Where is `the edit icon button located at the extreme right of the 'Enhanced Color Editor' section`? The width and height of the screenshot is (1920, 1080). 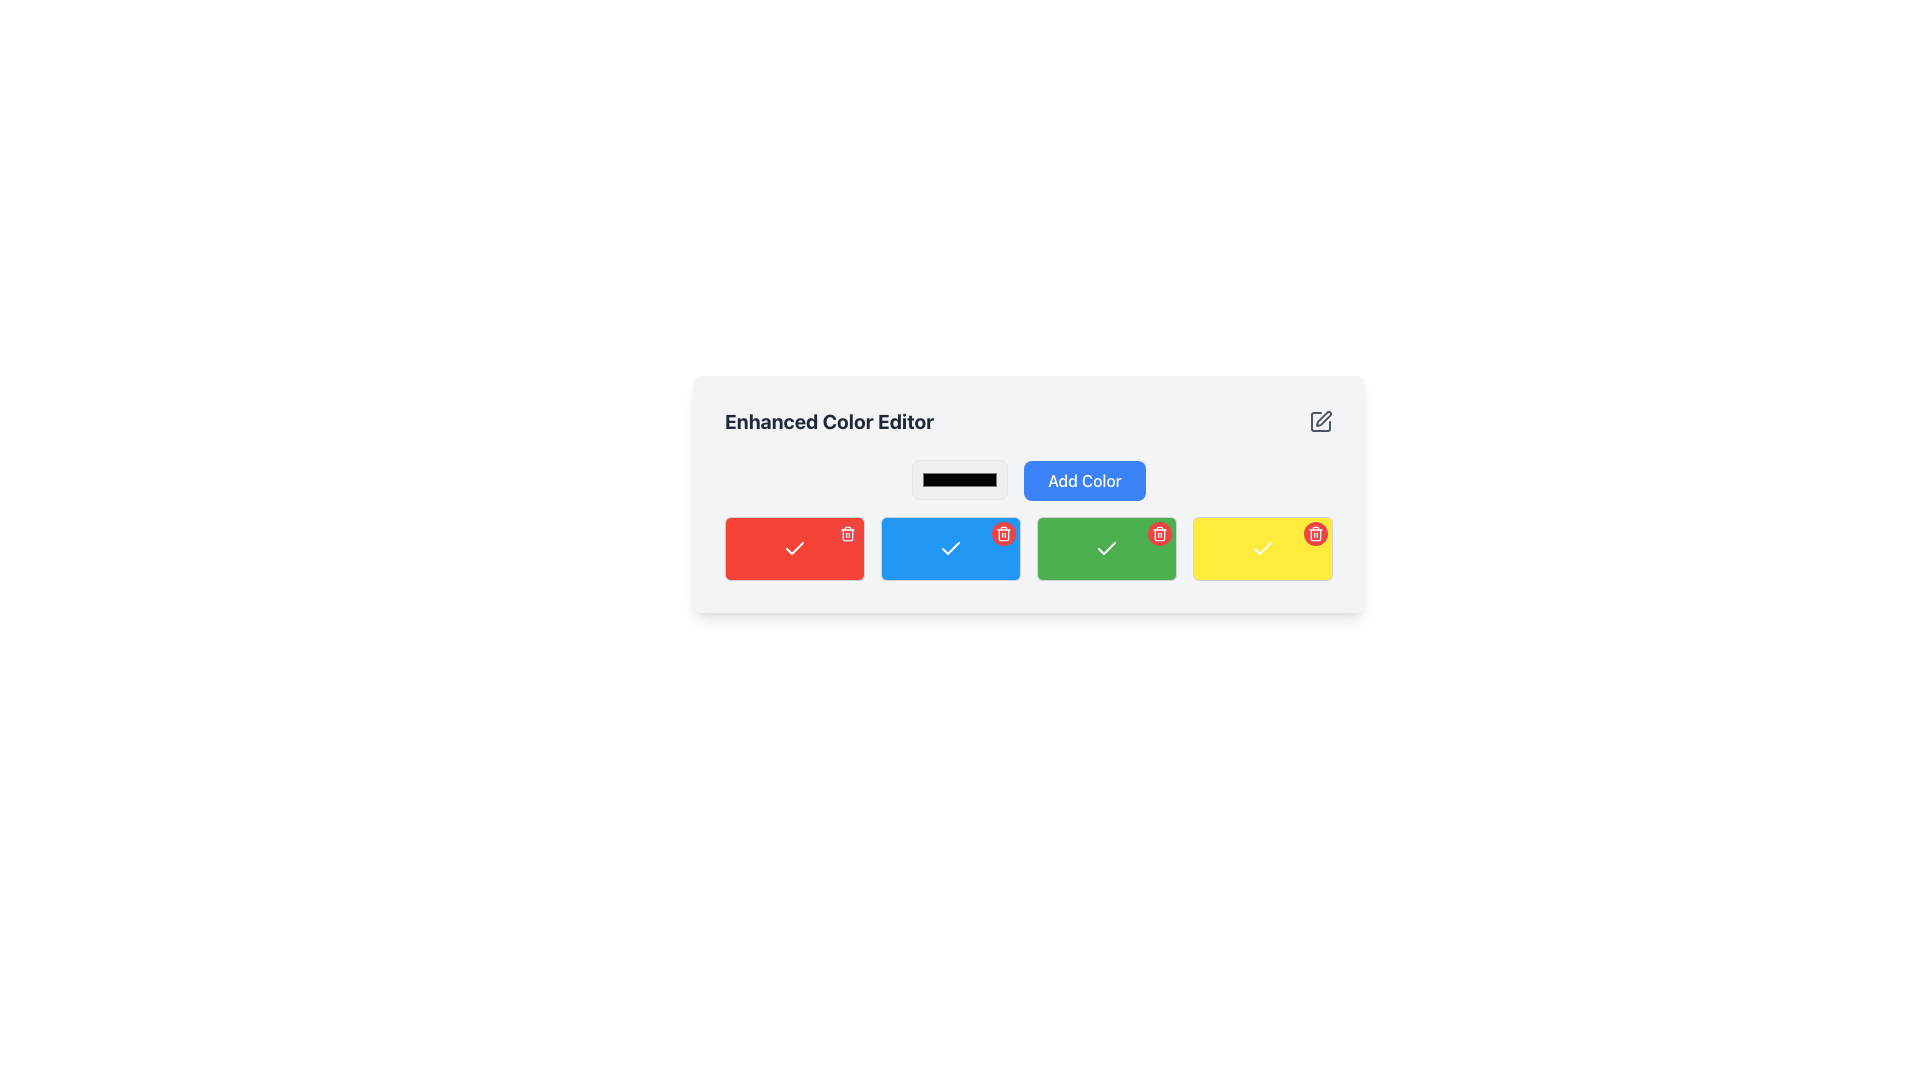
the edit icon button located at the extreme right of the 'Enhanced Color Editor' section is located at coordinates (1320, 420).